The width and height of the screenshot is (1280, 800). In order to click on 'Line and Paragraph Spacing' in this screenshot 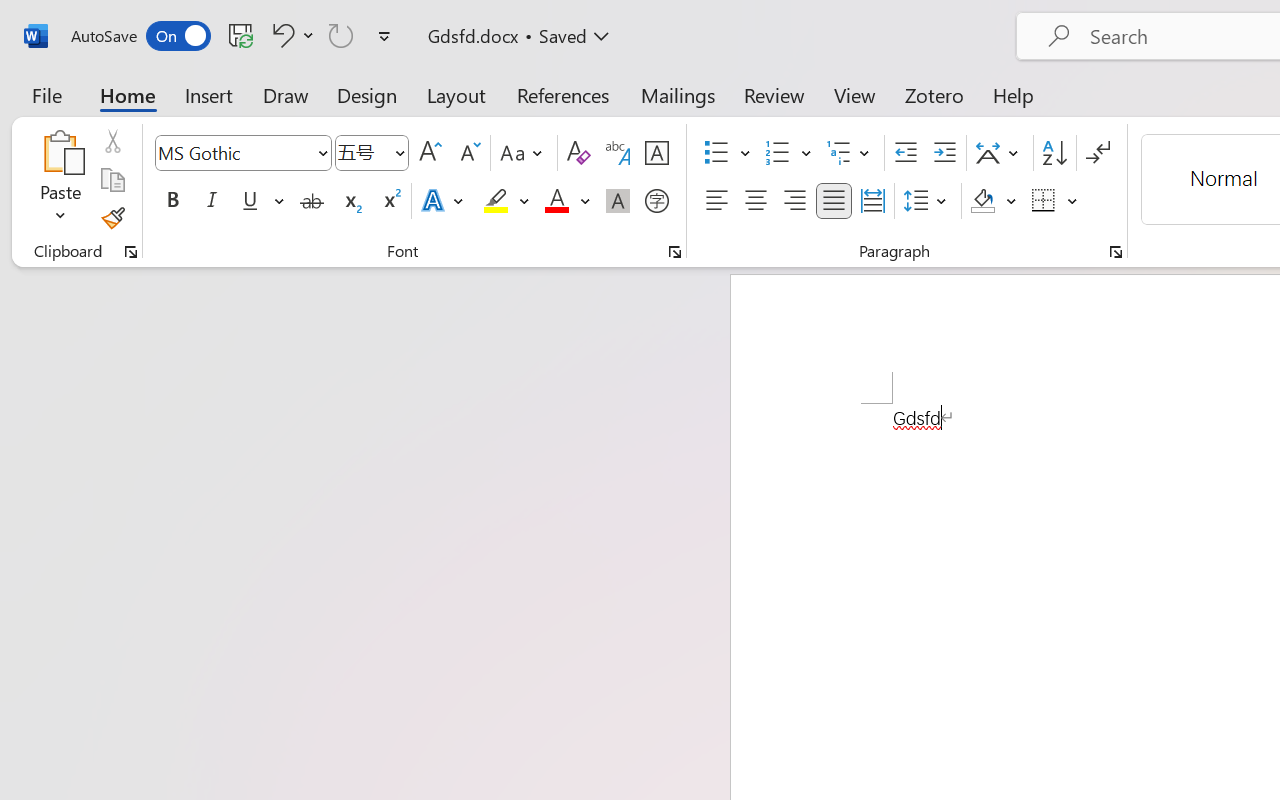, I will do `click(927, 201)`.